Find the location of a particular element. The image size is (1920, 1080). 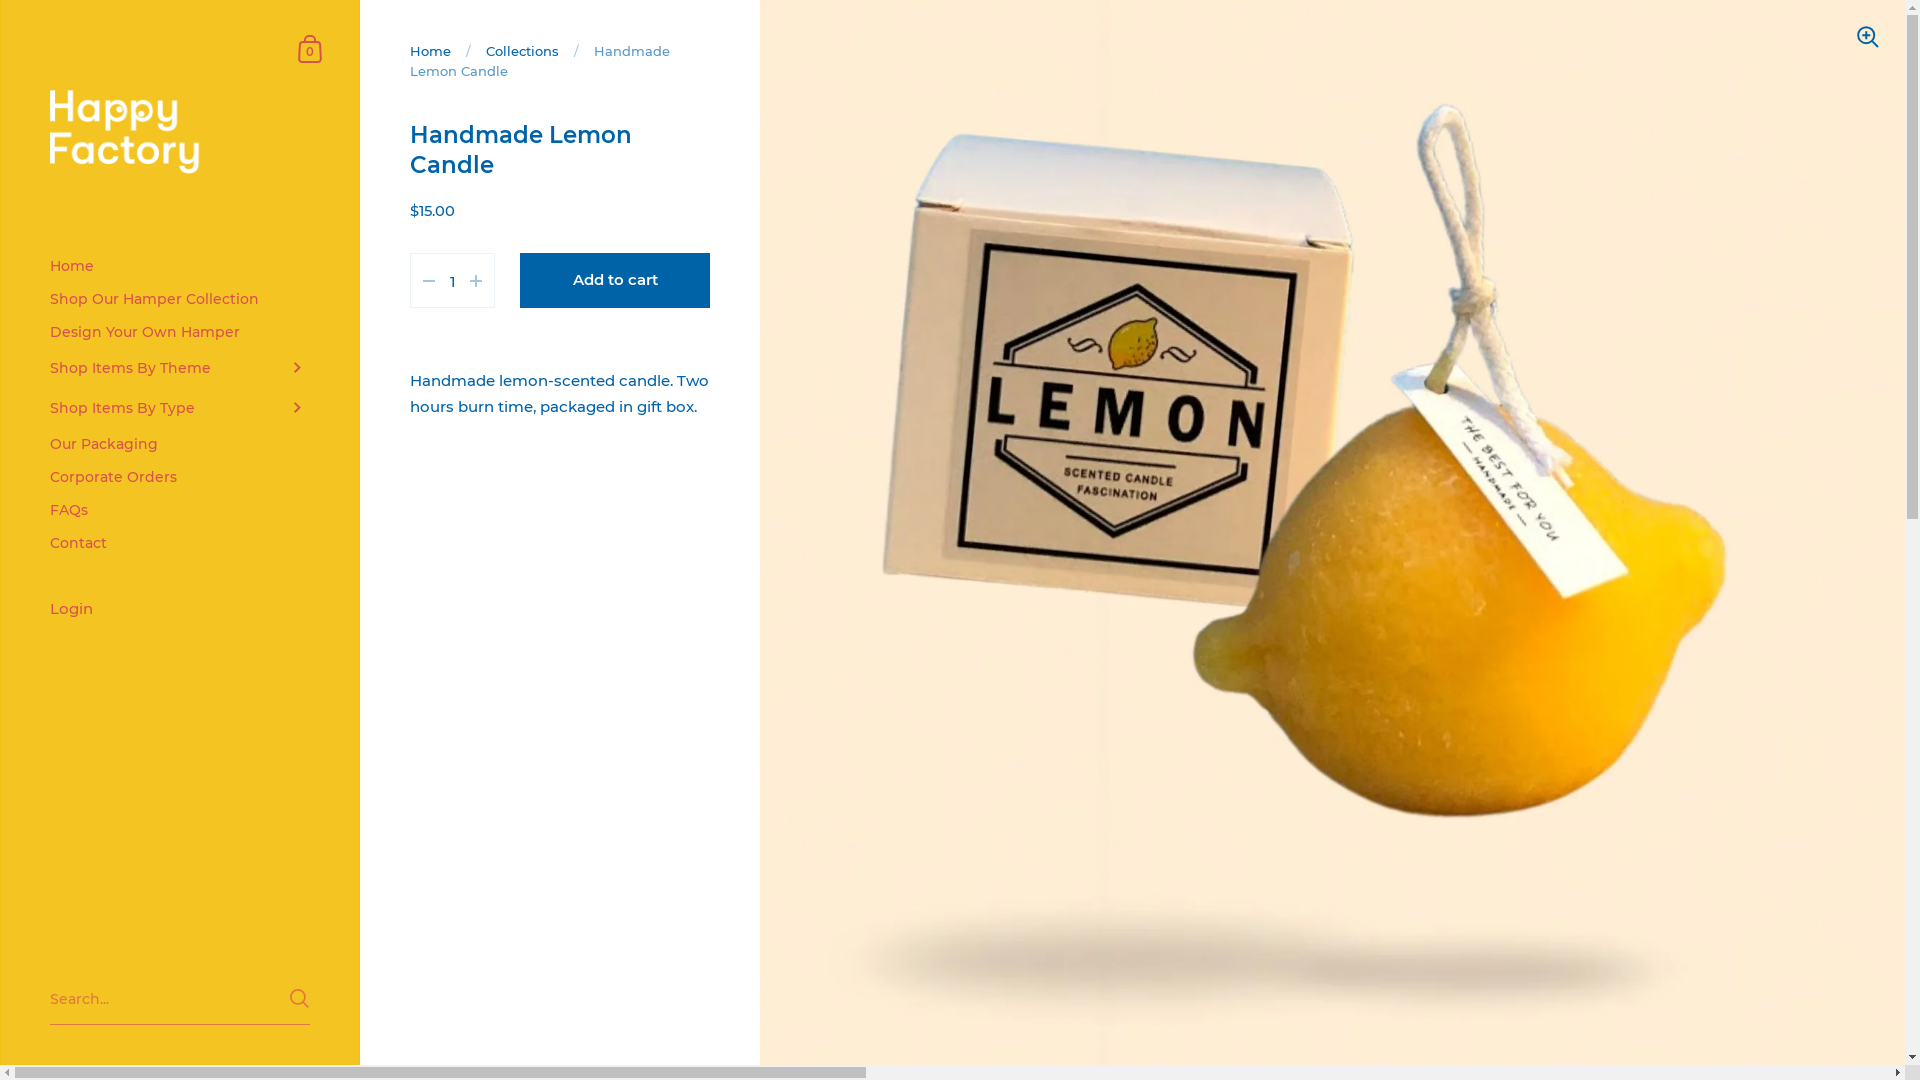

'Shop Items By Type' is located at coordinates (179, 407).